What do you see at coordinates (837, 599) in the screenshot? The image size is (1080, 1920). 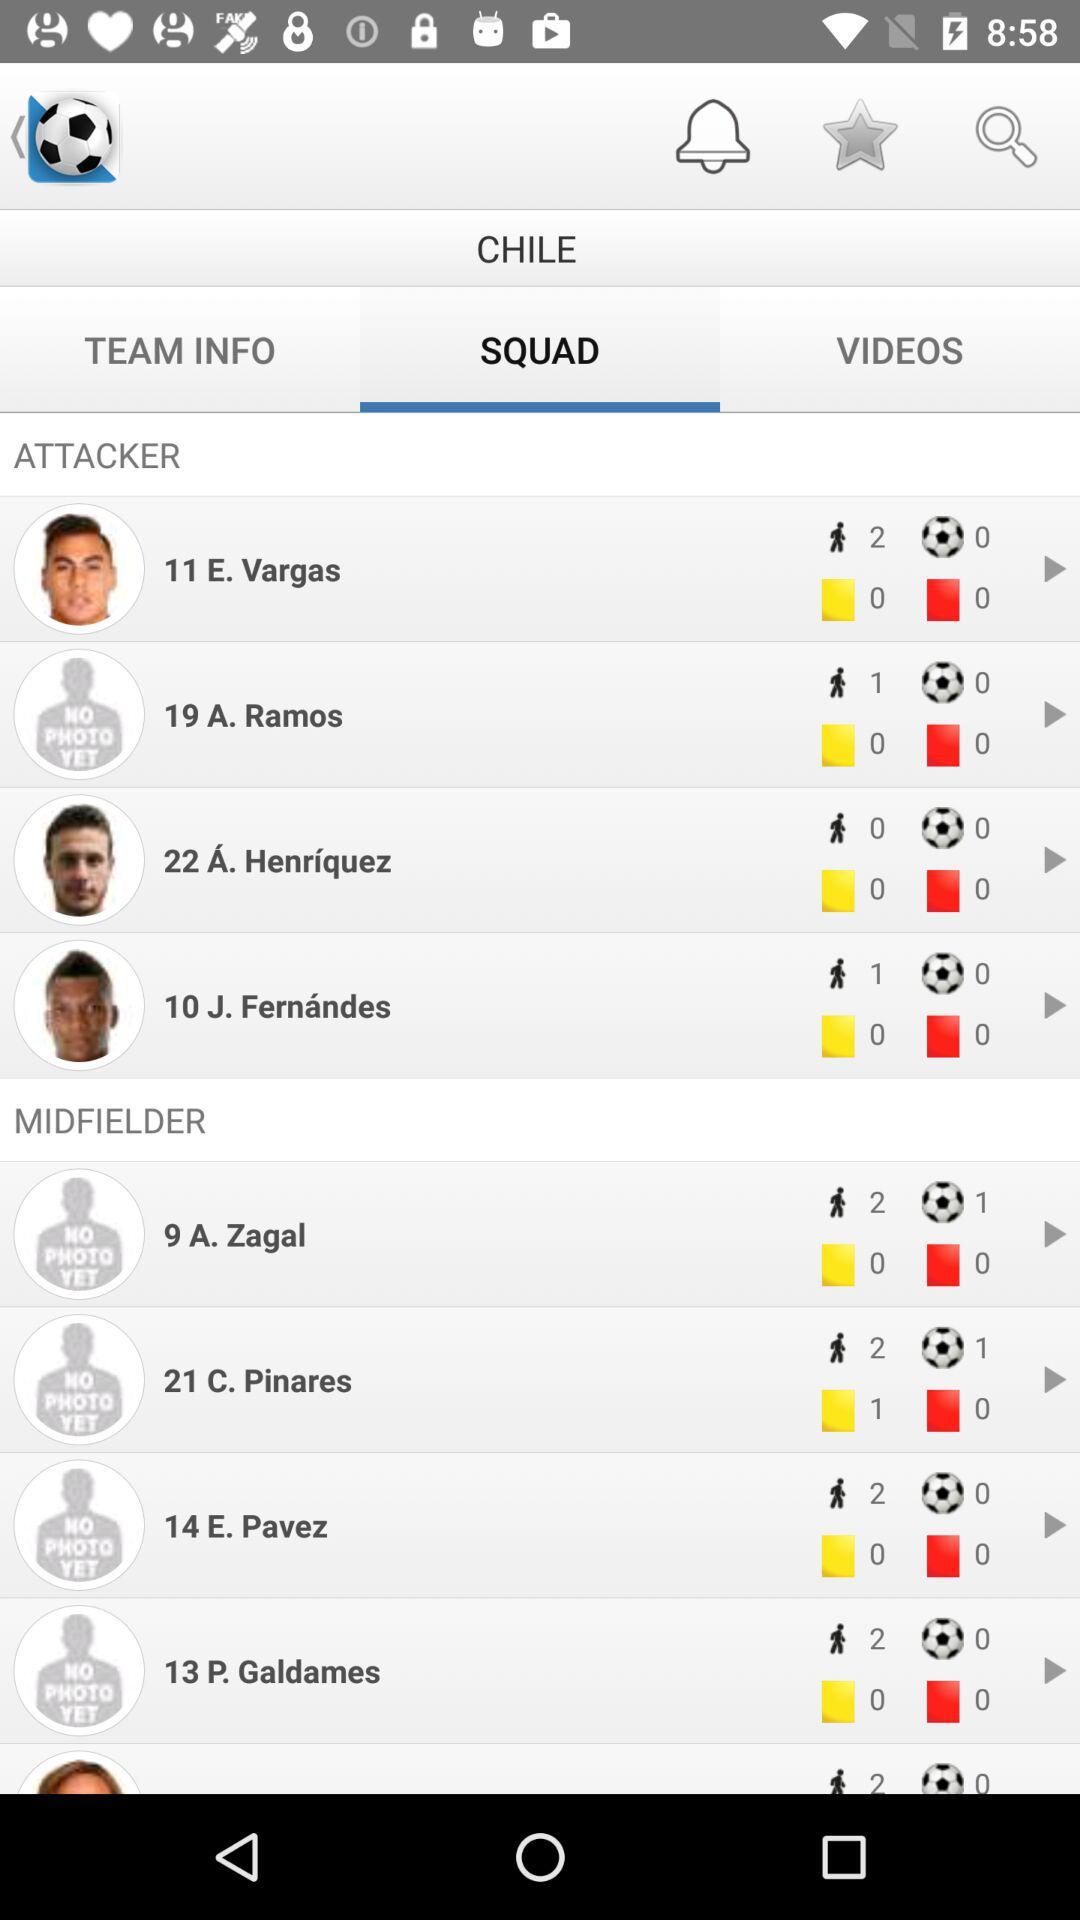 I see `the yellow box of 11 e vargas` at bounding box center [837, 599].